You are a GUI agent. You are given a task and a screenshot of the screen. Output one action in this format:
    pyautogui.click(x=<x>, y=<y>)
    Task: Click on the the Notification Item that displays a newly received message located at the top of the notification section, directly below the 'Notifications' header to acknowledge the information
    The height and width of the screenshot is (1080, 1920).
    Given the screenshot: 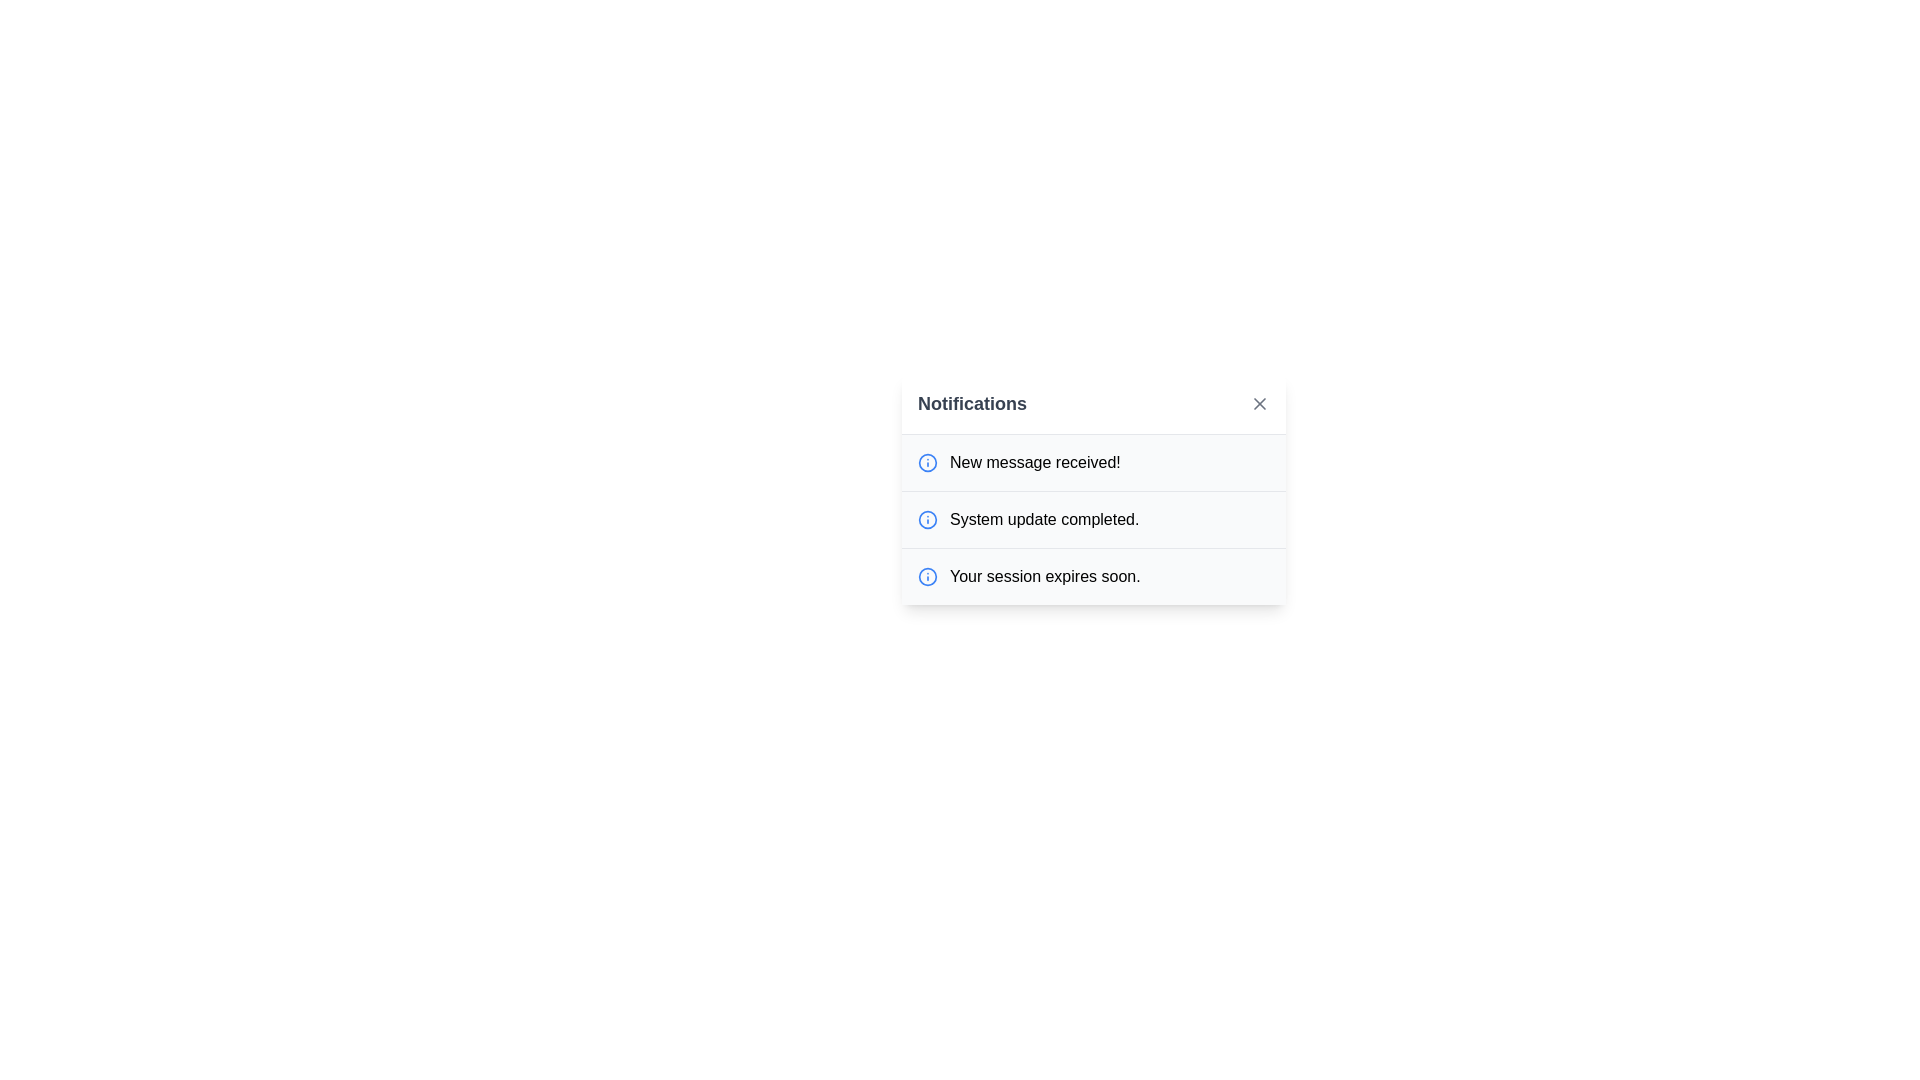 What is the action you would take?
    pyautogui.click(x=1019, y=462)
    